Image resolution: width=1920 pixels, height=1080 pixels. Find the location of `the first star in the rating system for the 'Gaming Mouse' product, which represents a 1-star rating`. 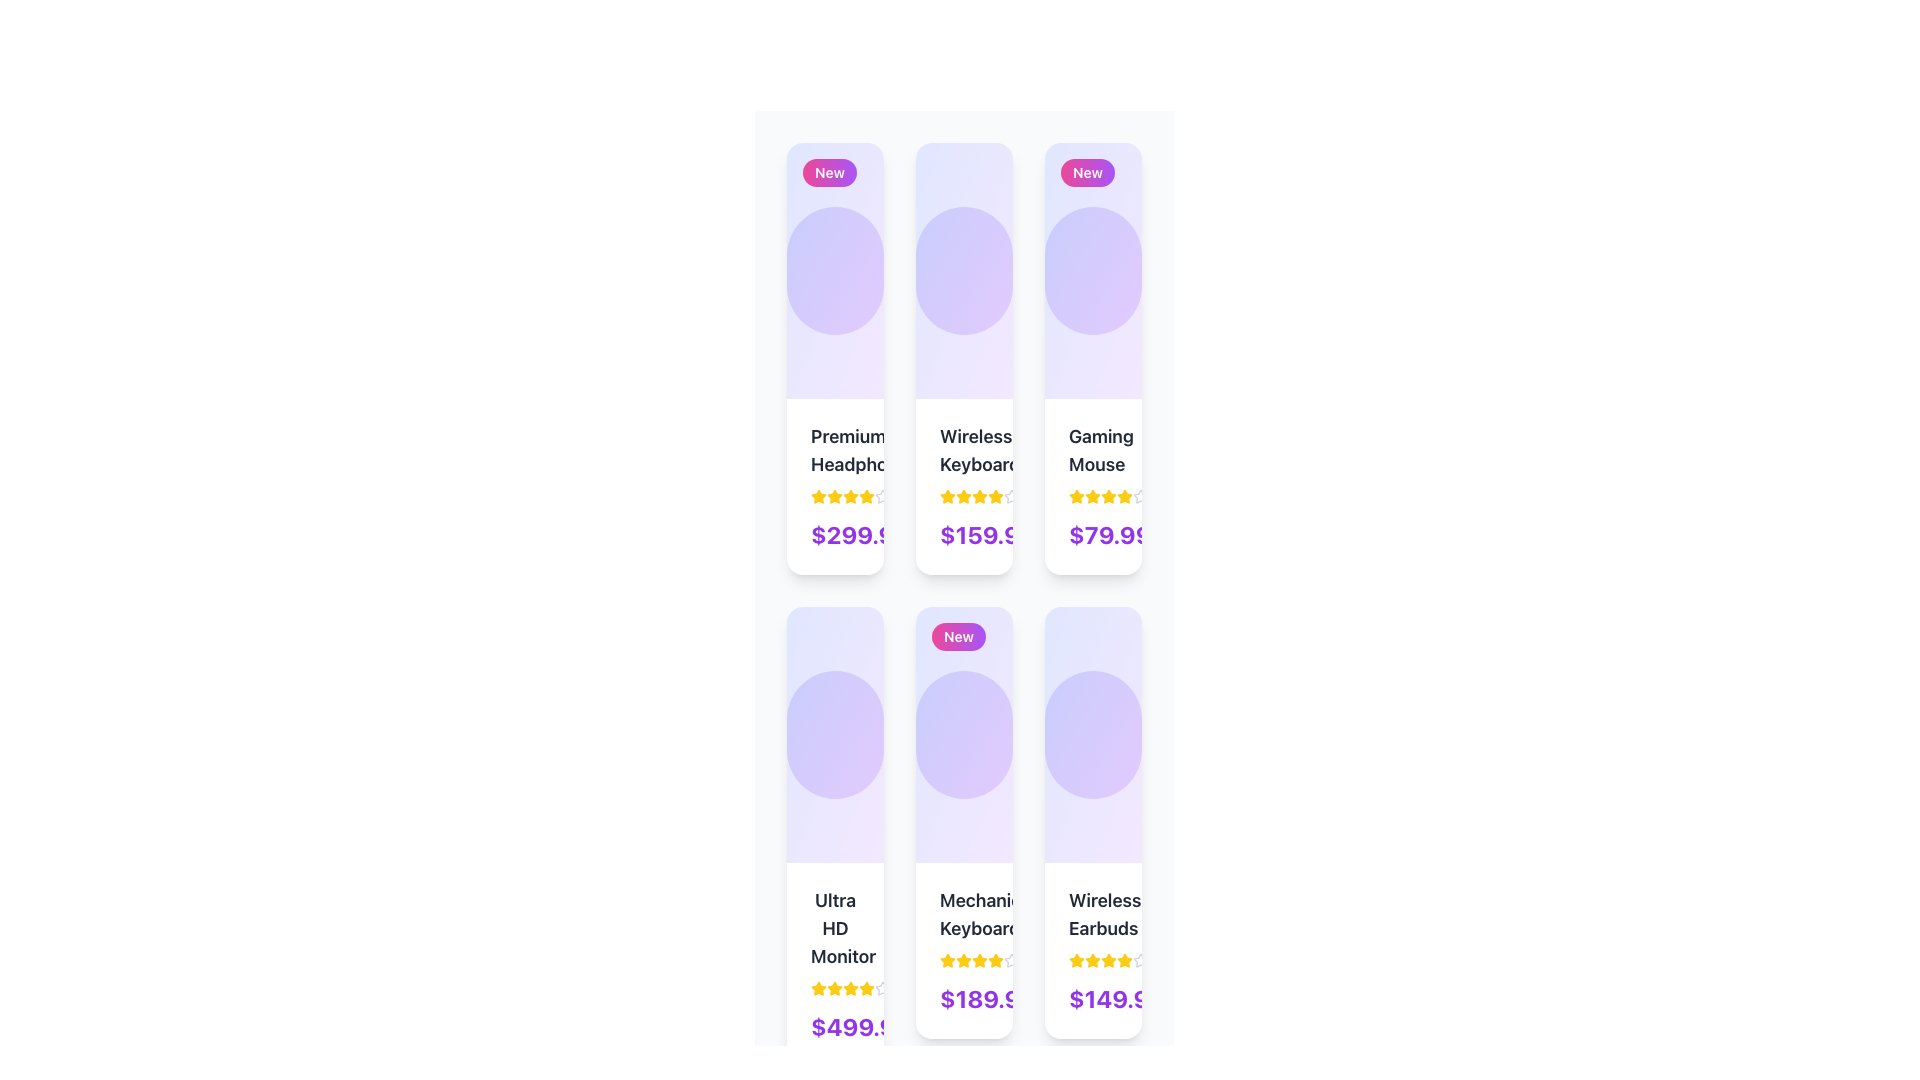

the first star in the rating system for the 'Gaming Mouse' product, which represents a 1-star rating is located at coordinates (1075, 496).